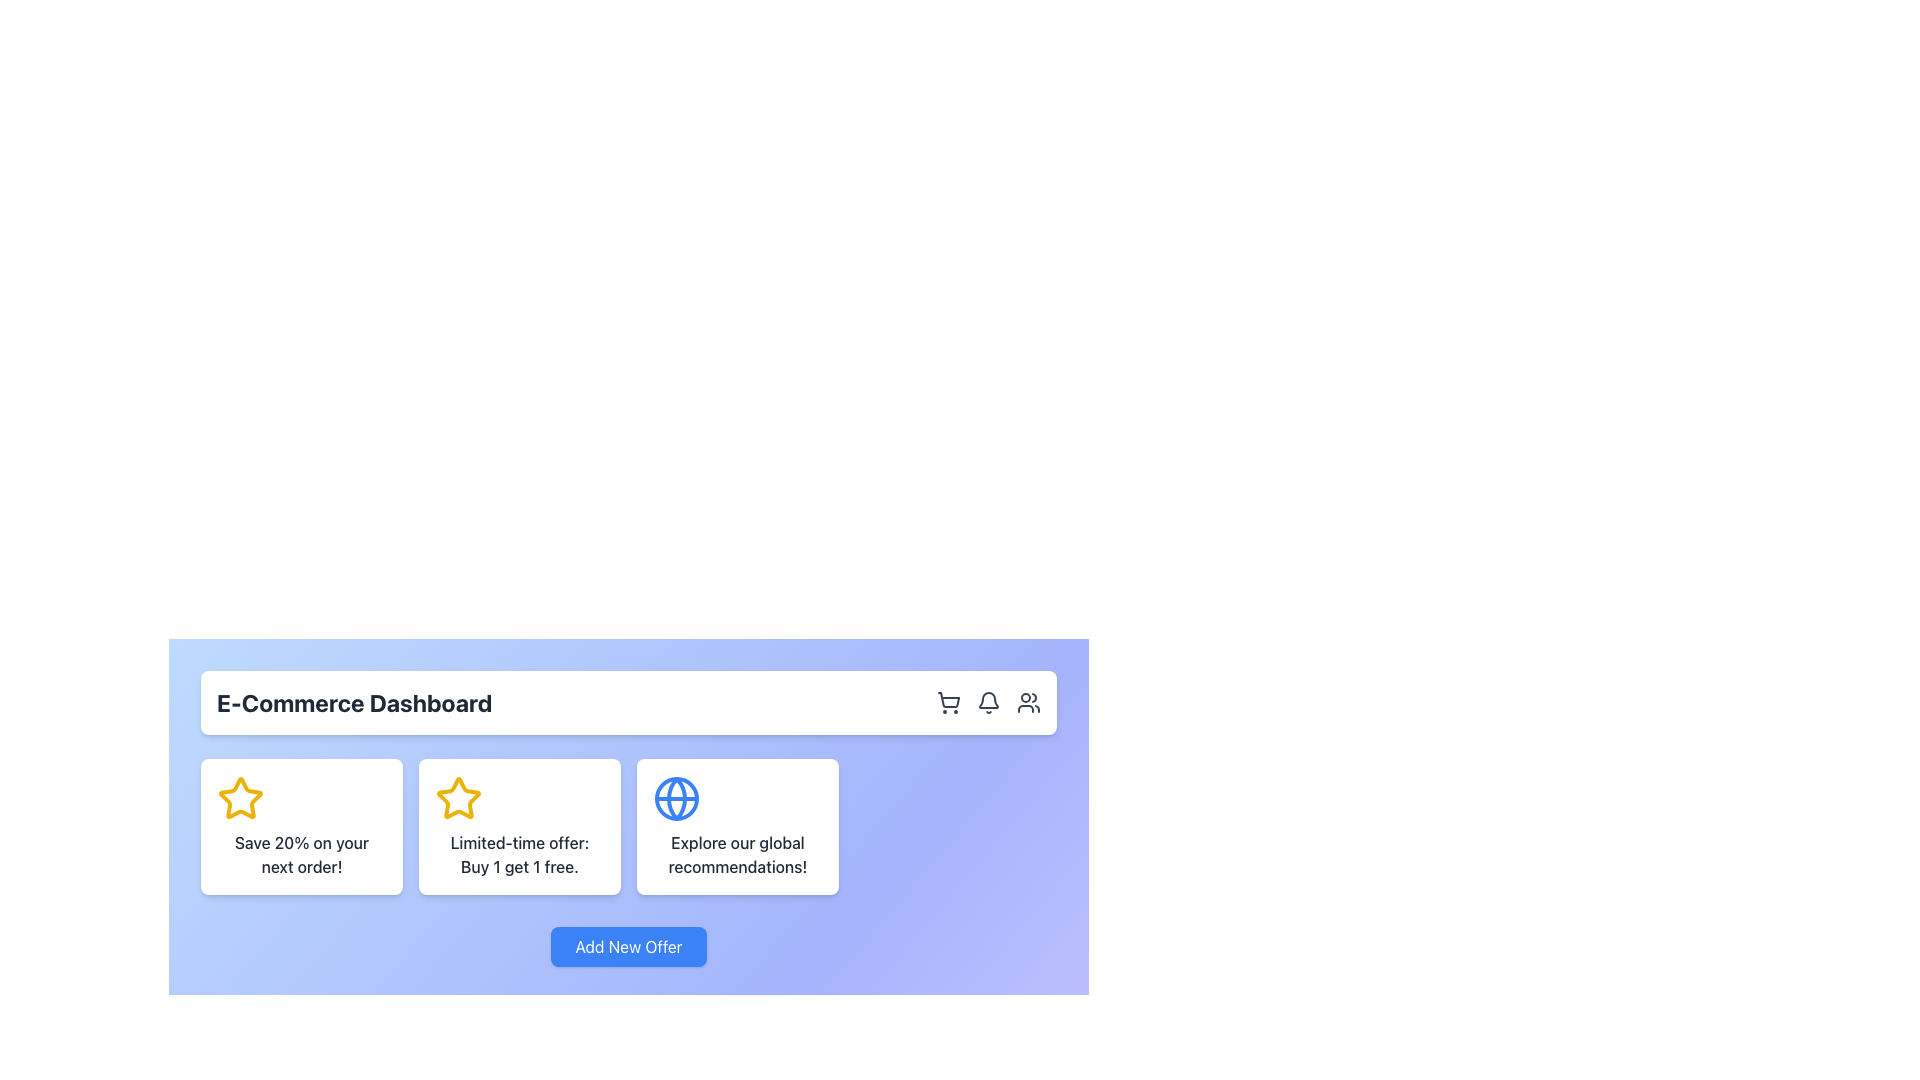 The width and height of the screenshot is (1920, 1080). What do you see at coordinates (458, 797) in the screenshot?
I see `the star-shaped icon with a yellow outline and white interior, which is positioned at the center of the card containing the text 'Limited-time offer: Buy 1 get 1 free.'` at bounding box center [458, 797].